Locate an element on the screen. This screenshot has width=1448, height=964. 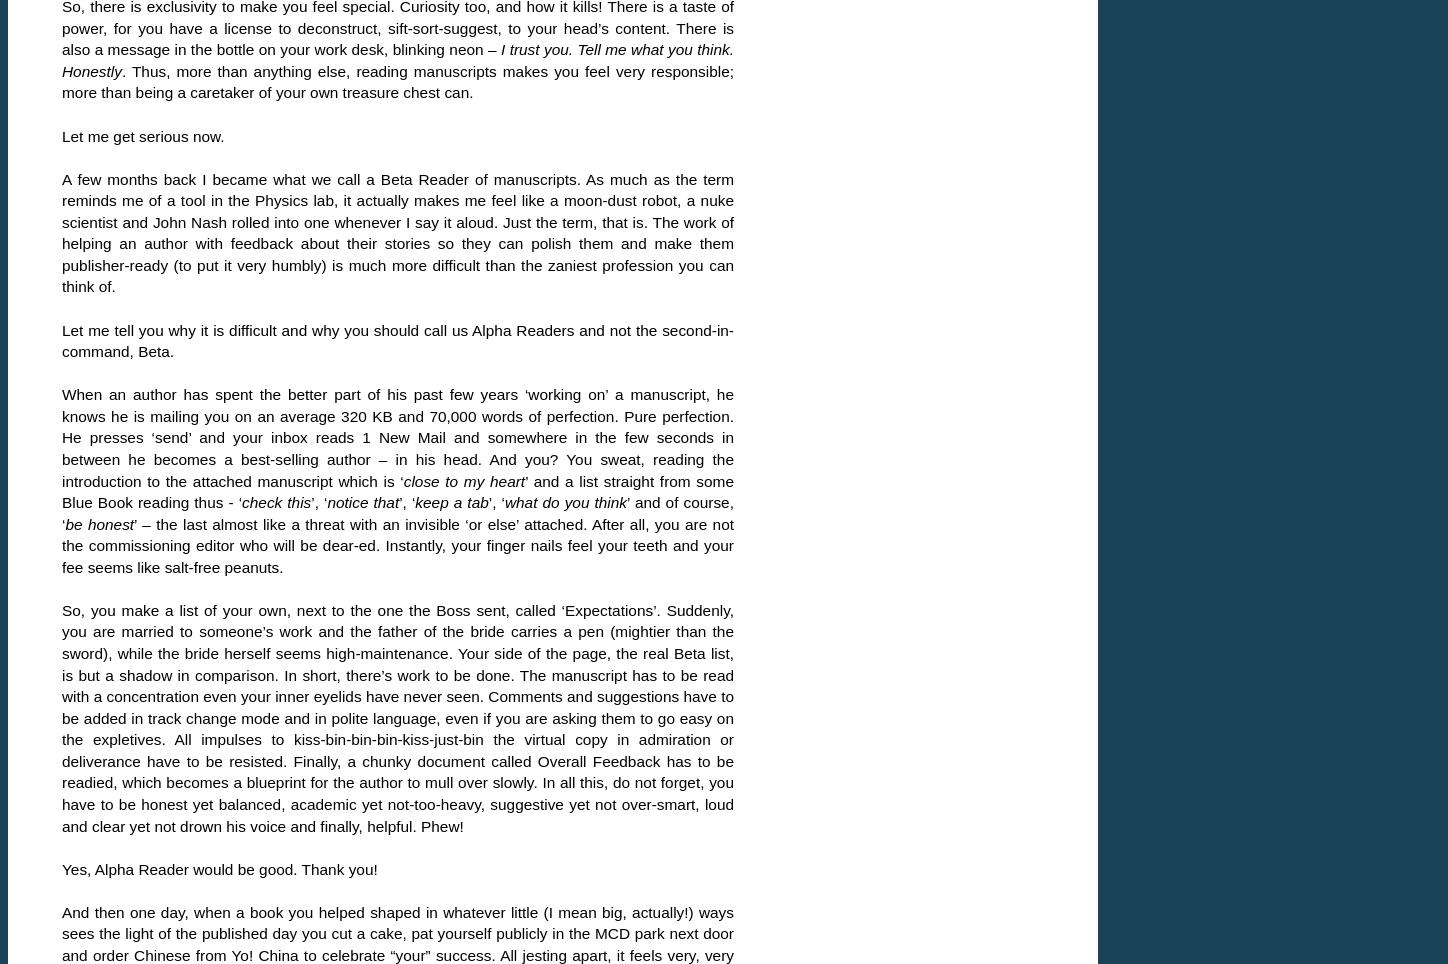
'notice that' is located at coordinates (325, 501).